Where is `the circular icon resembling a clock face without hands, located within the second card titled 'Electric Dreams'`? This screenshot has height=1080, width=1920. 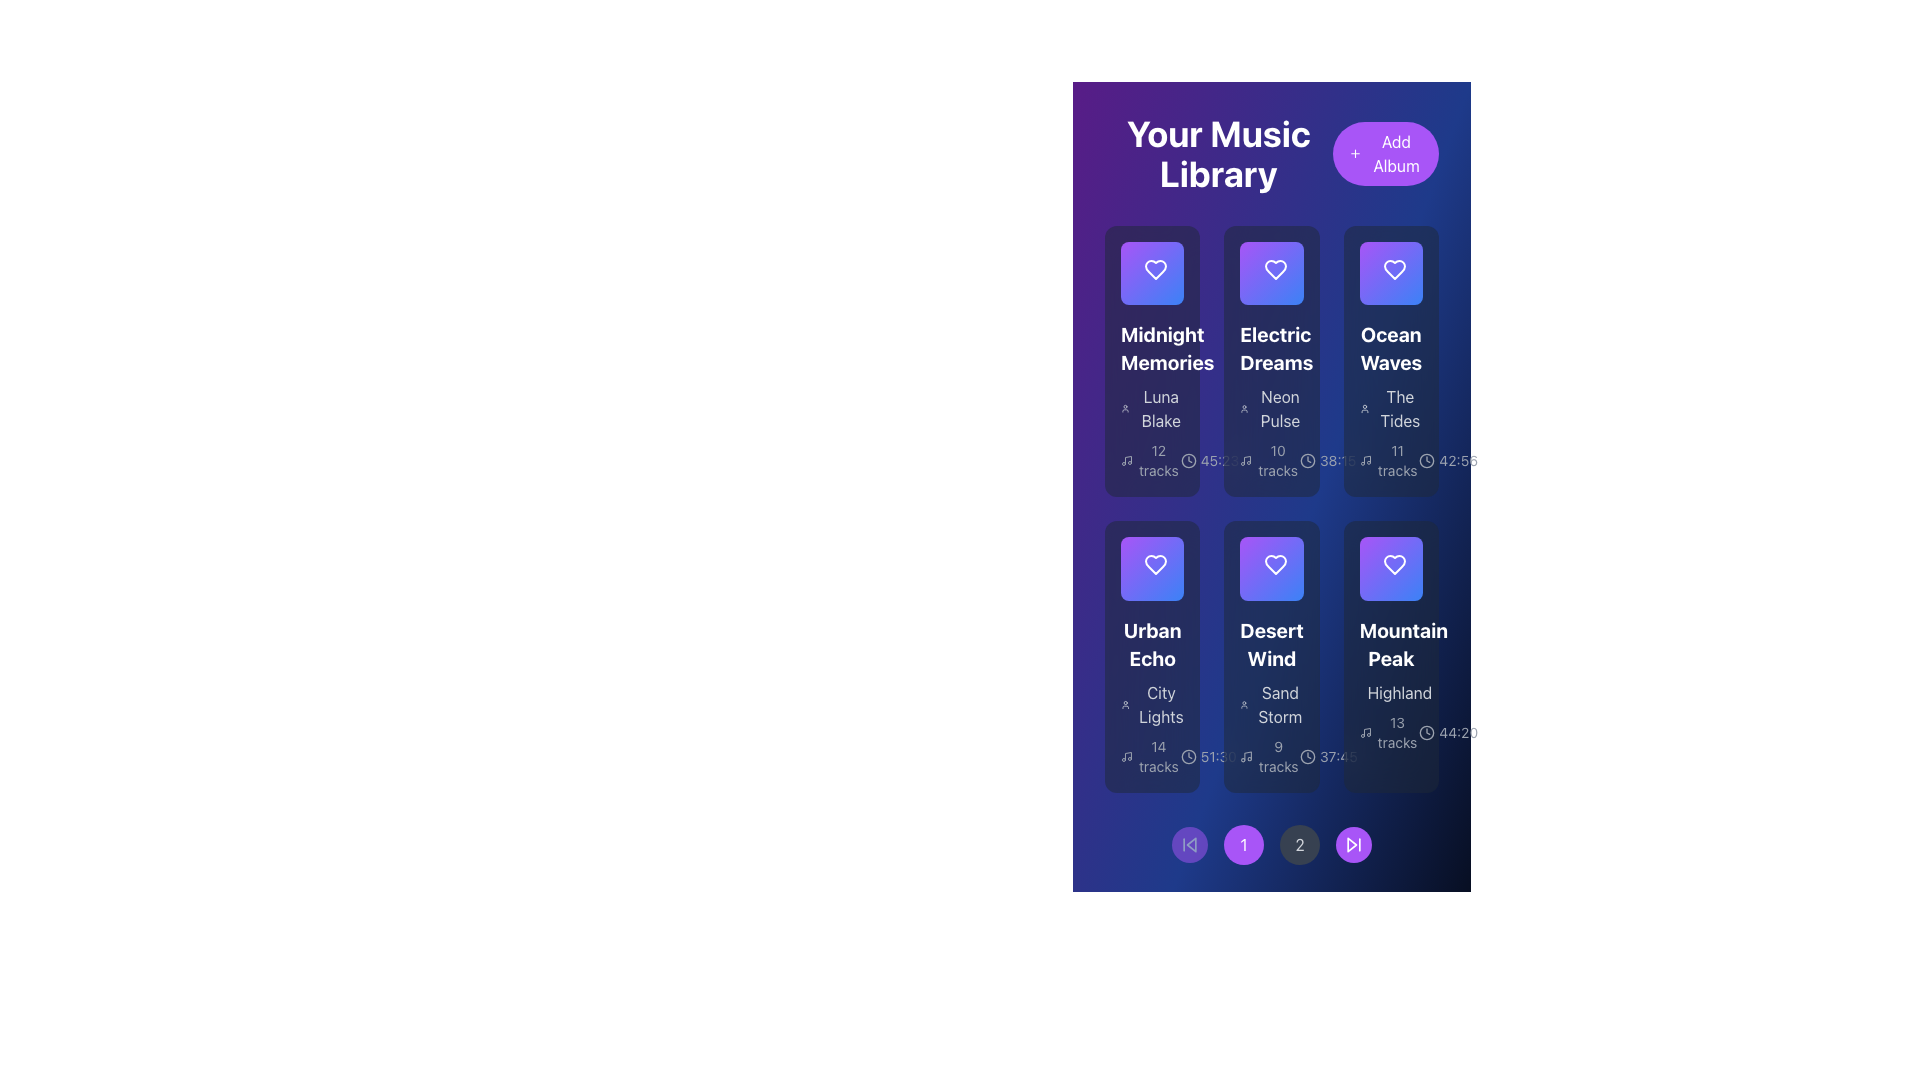
the circular icon resembling a clock face without hands, located within the second card titled 'Electric Dreams' is located at coordinates (1308, 461).